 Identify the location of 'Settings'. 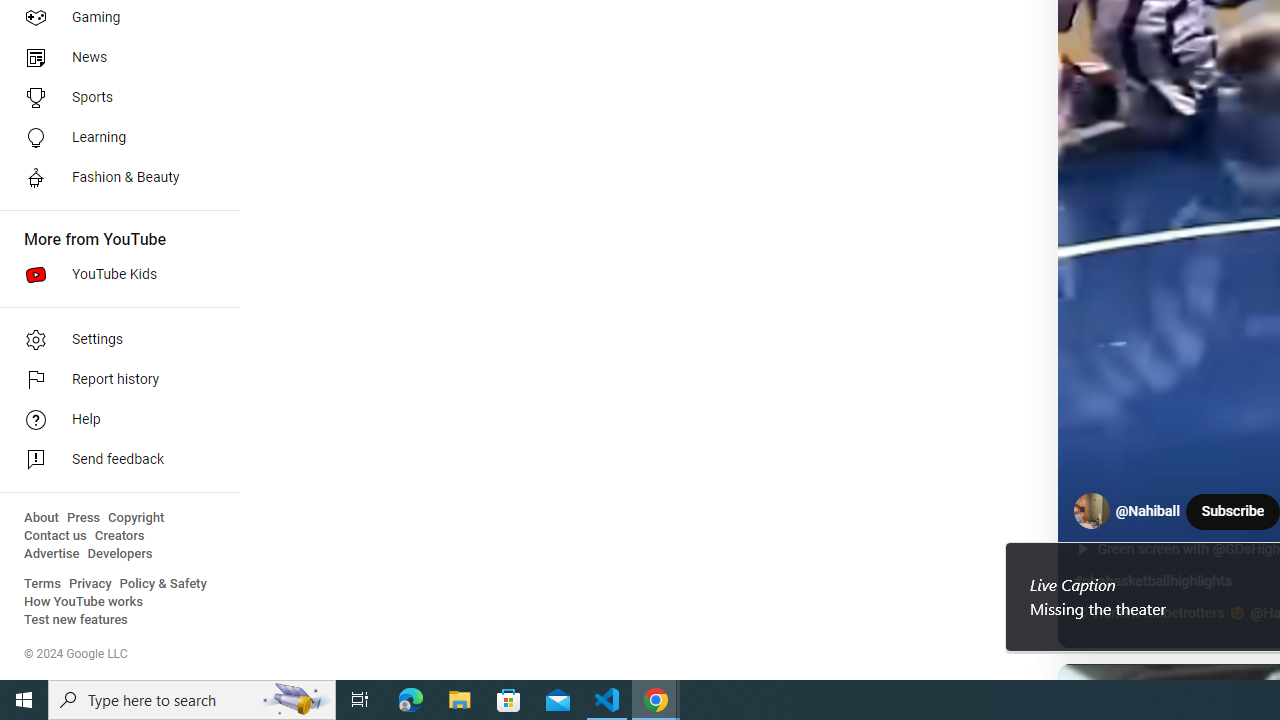
(112, 338).